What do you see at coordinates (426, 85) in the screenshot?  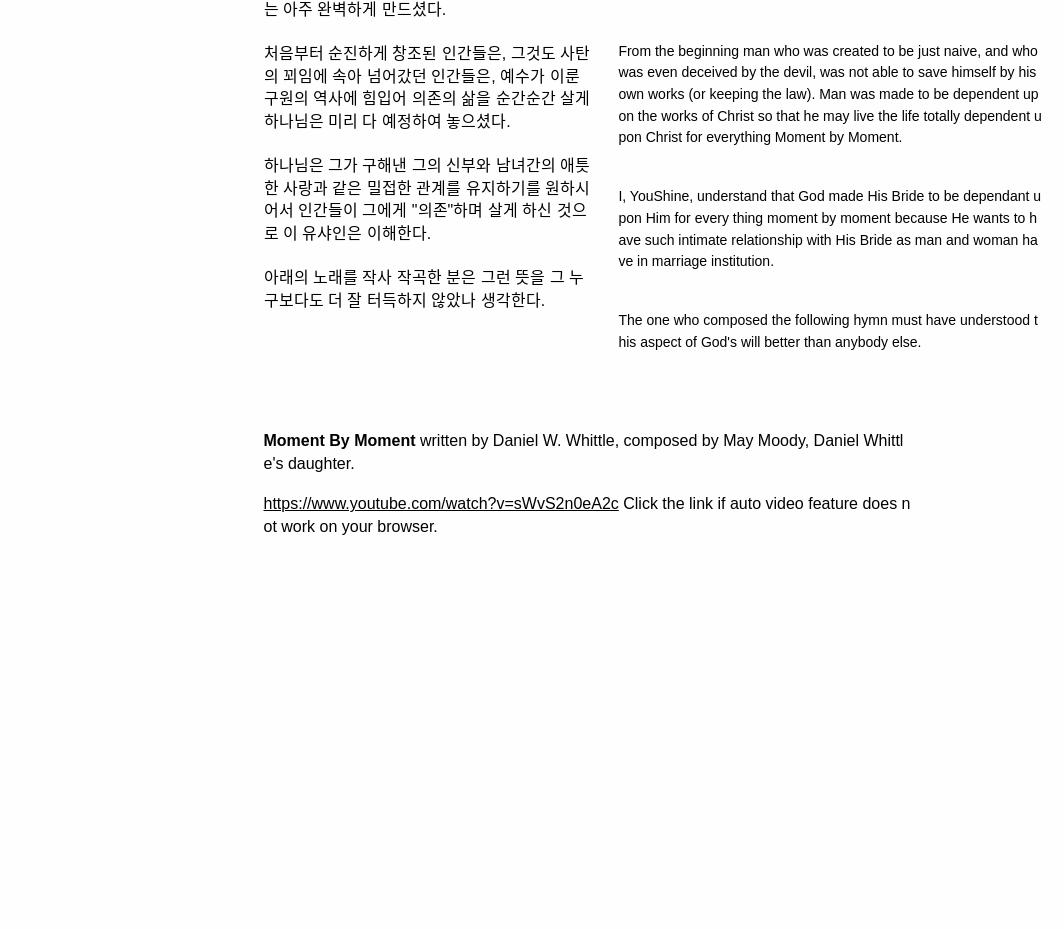 I see `'처음부터 순진하게 창조된 인간들은, 그것도 사탄의 꾀임에 속아 넘어갔던 										인간들은, 예수가 이룬 구원의 역사에 힘입어 의존의 삶을 순간순간 살게 										하나님은 미리 다 예정하여 놓으셨다.'` at bounding box center [426, 85].